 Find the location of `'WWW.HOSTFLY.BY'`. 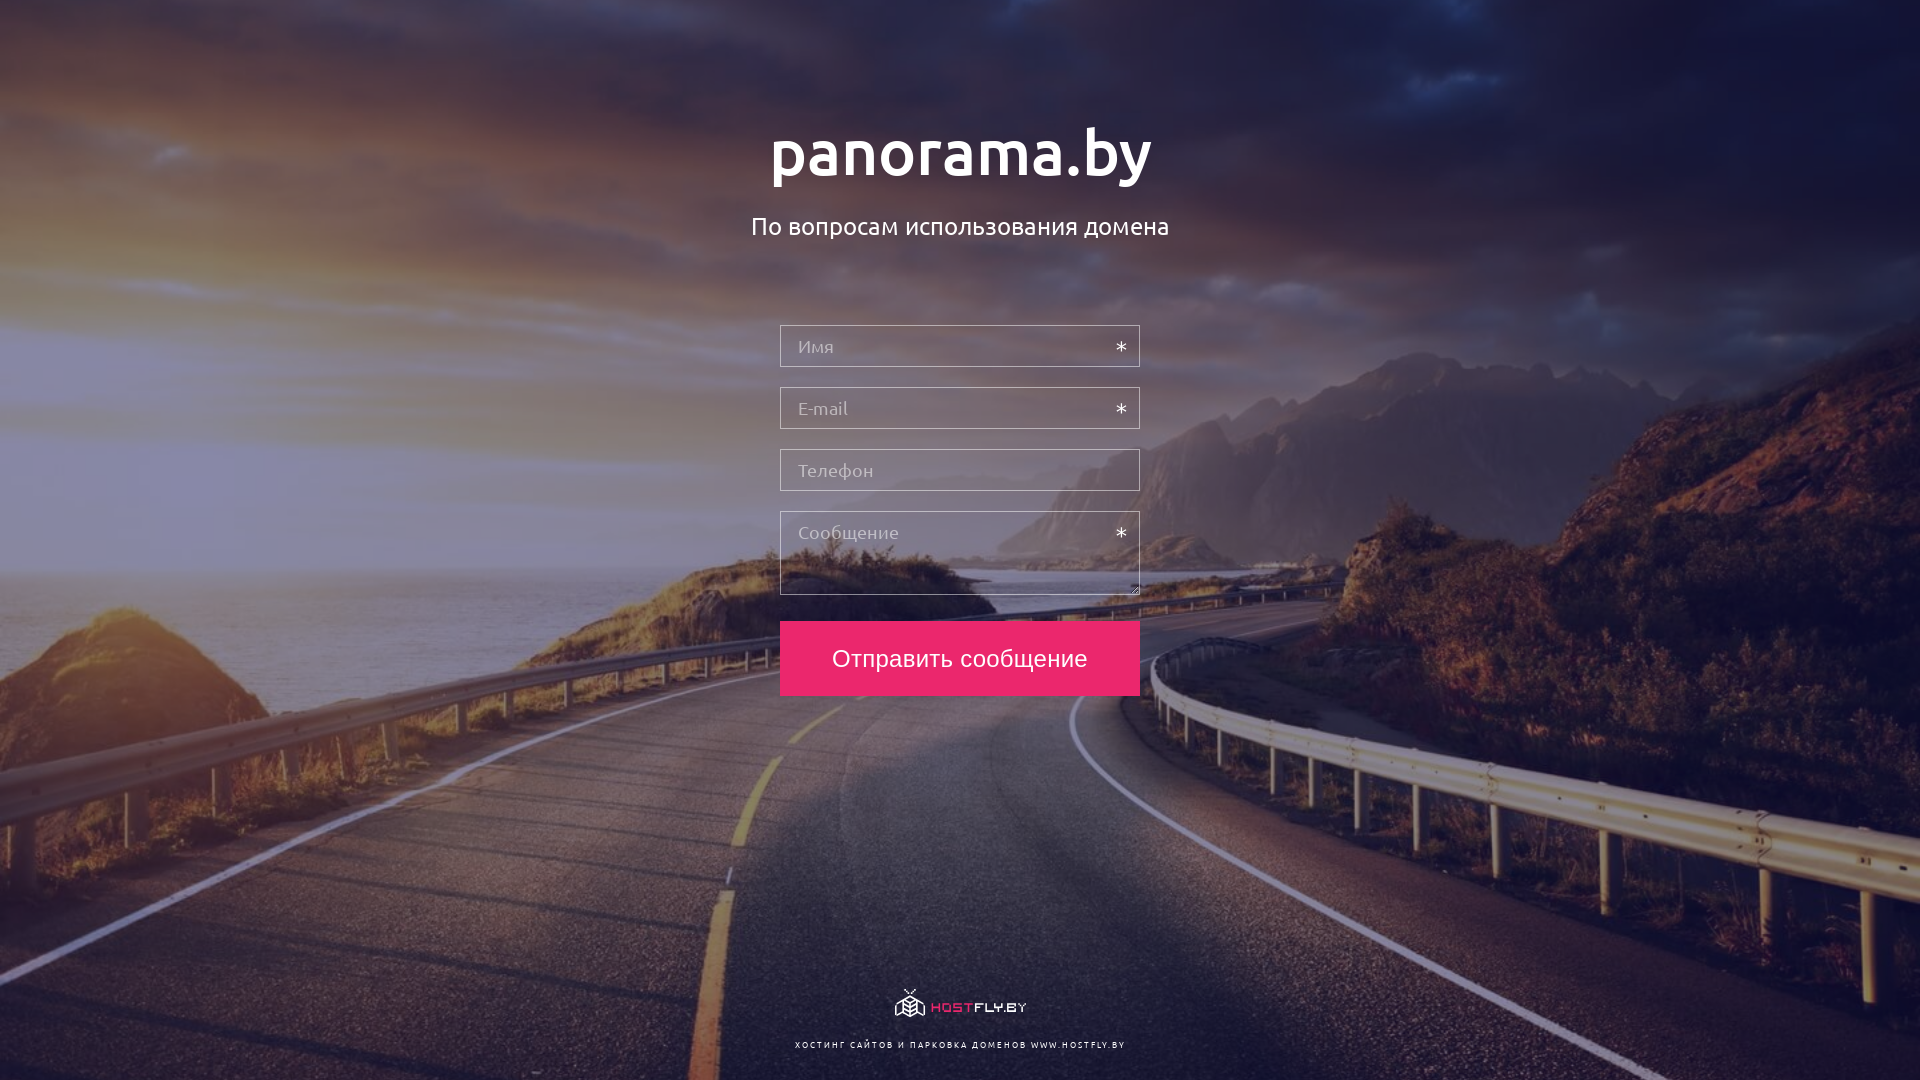

'WWW.HOSTFLY.BY' is located at coordinates (1076, 1043).